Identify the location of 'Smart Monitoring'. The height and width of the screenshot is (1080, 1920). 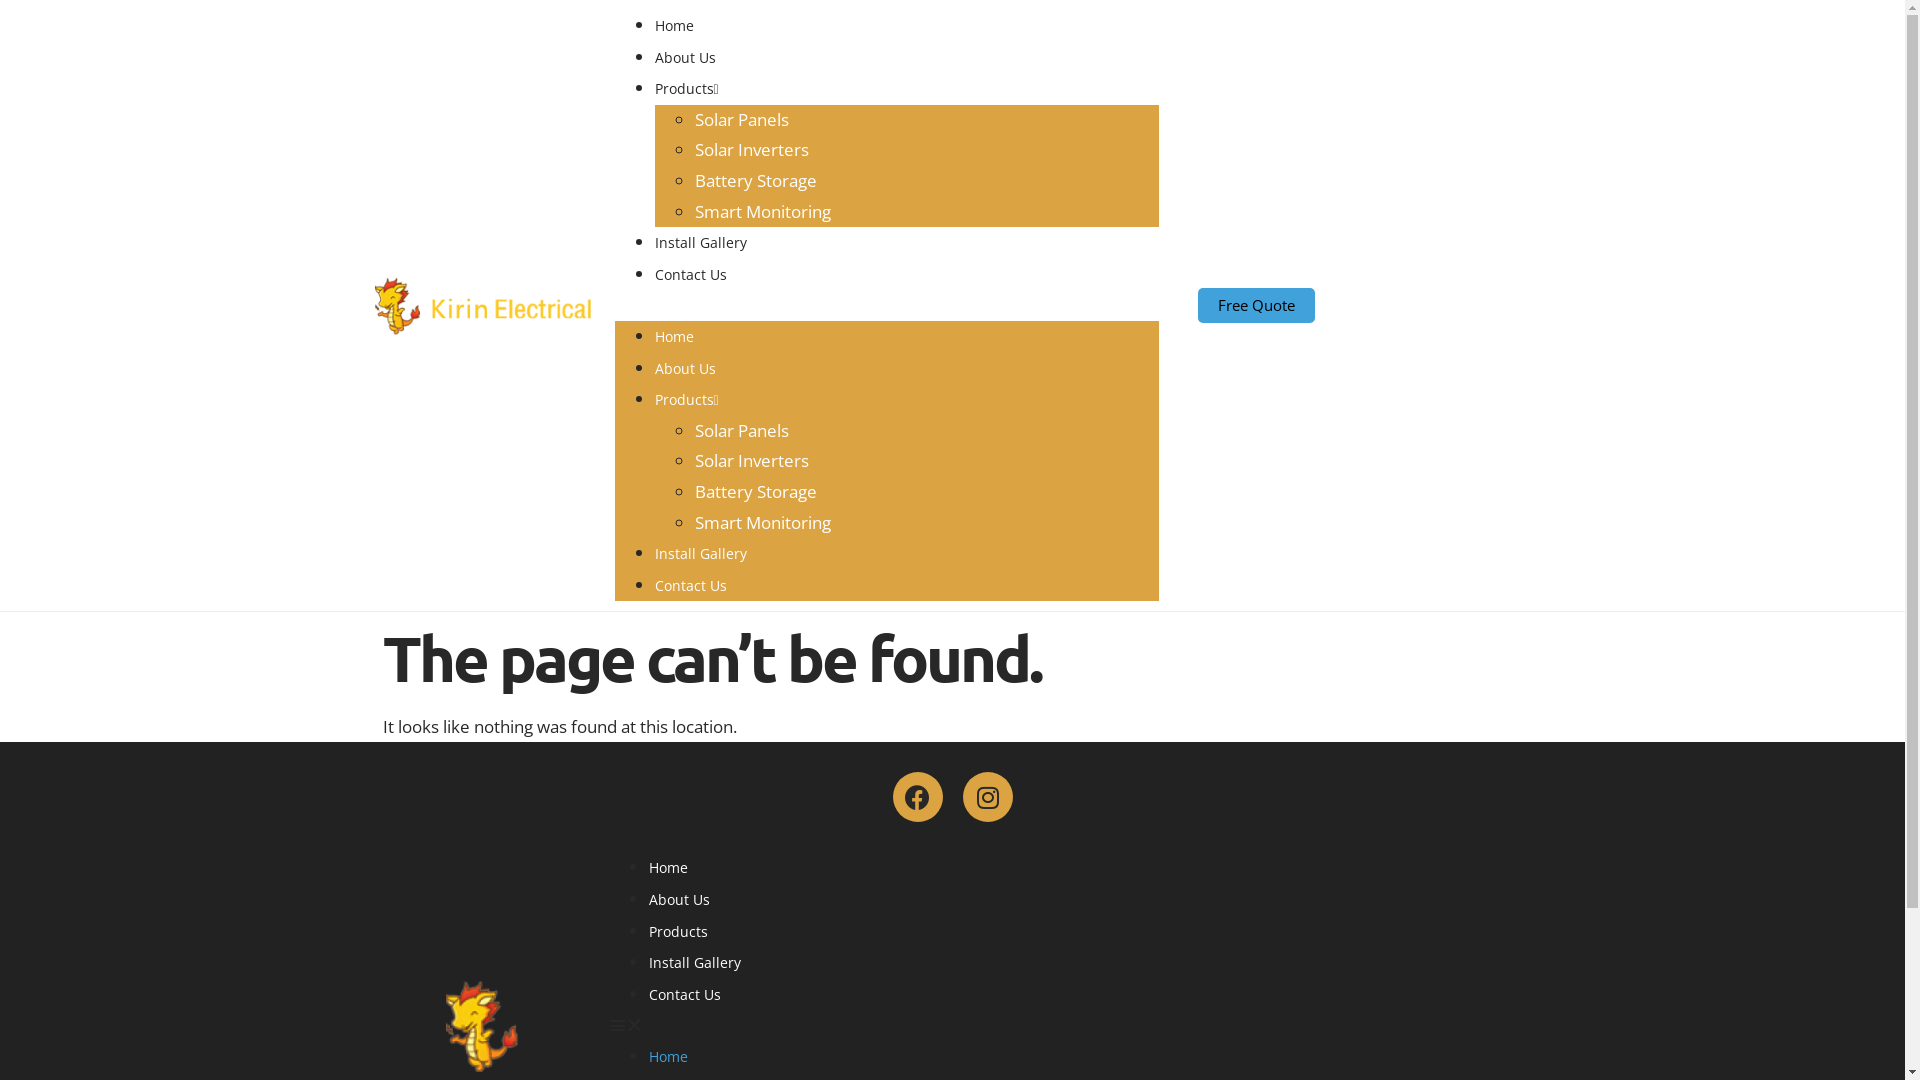
(761, 520).